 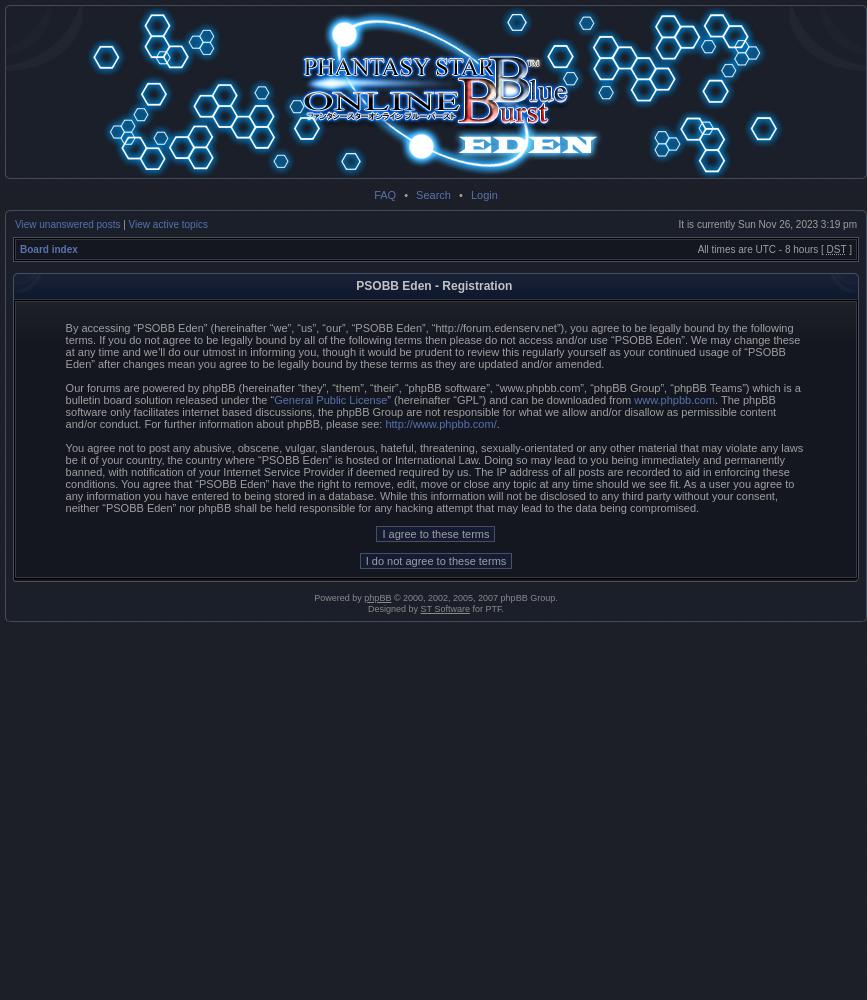 What do you see at coordinates (432, 394) in the screenshot?
I see `'Our forums are powered by phpBB (hereinafter “they”, “them”, “their”, “phpBB software”, “www.phpbb.com”, “phpBB Group”, “phpBB Teams”) which is a bulletin board solution released under the “'` at bounding box center [432, 394].